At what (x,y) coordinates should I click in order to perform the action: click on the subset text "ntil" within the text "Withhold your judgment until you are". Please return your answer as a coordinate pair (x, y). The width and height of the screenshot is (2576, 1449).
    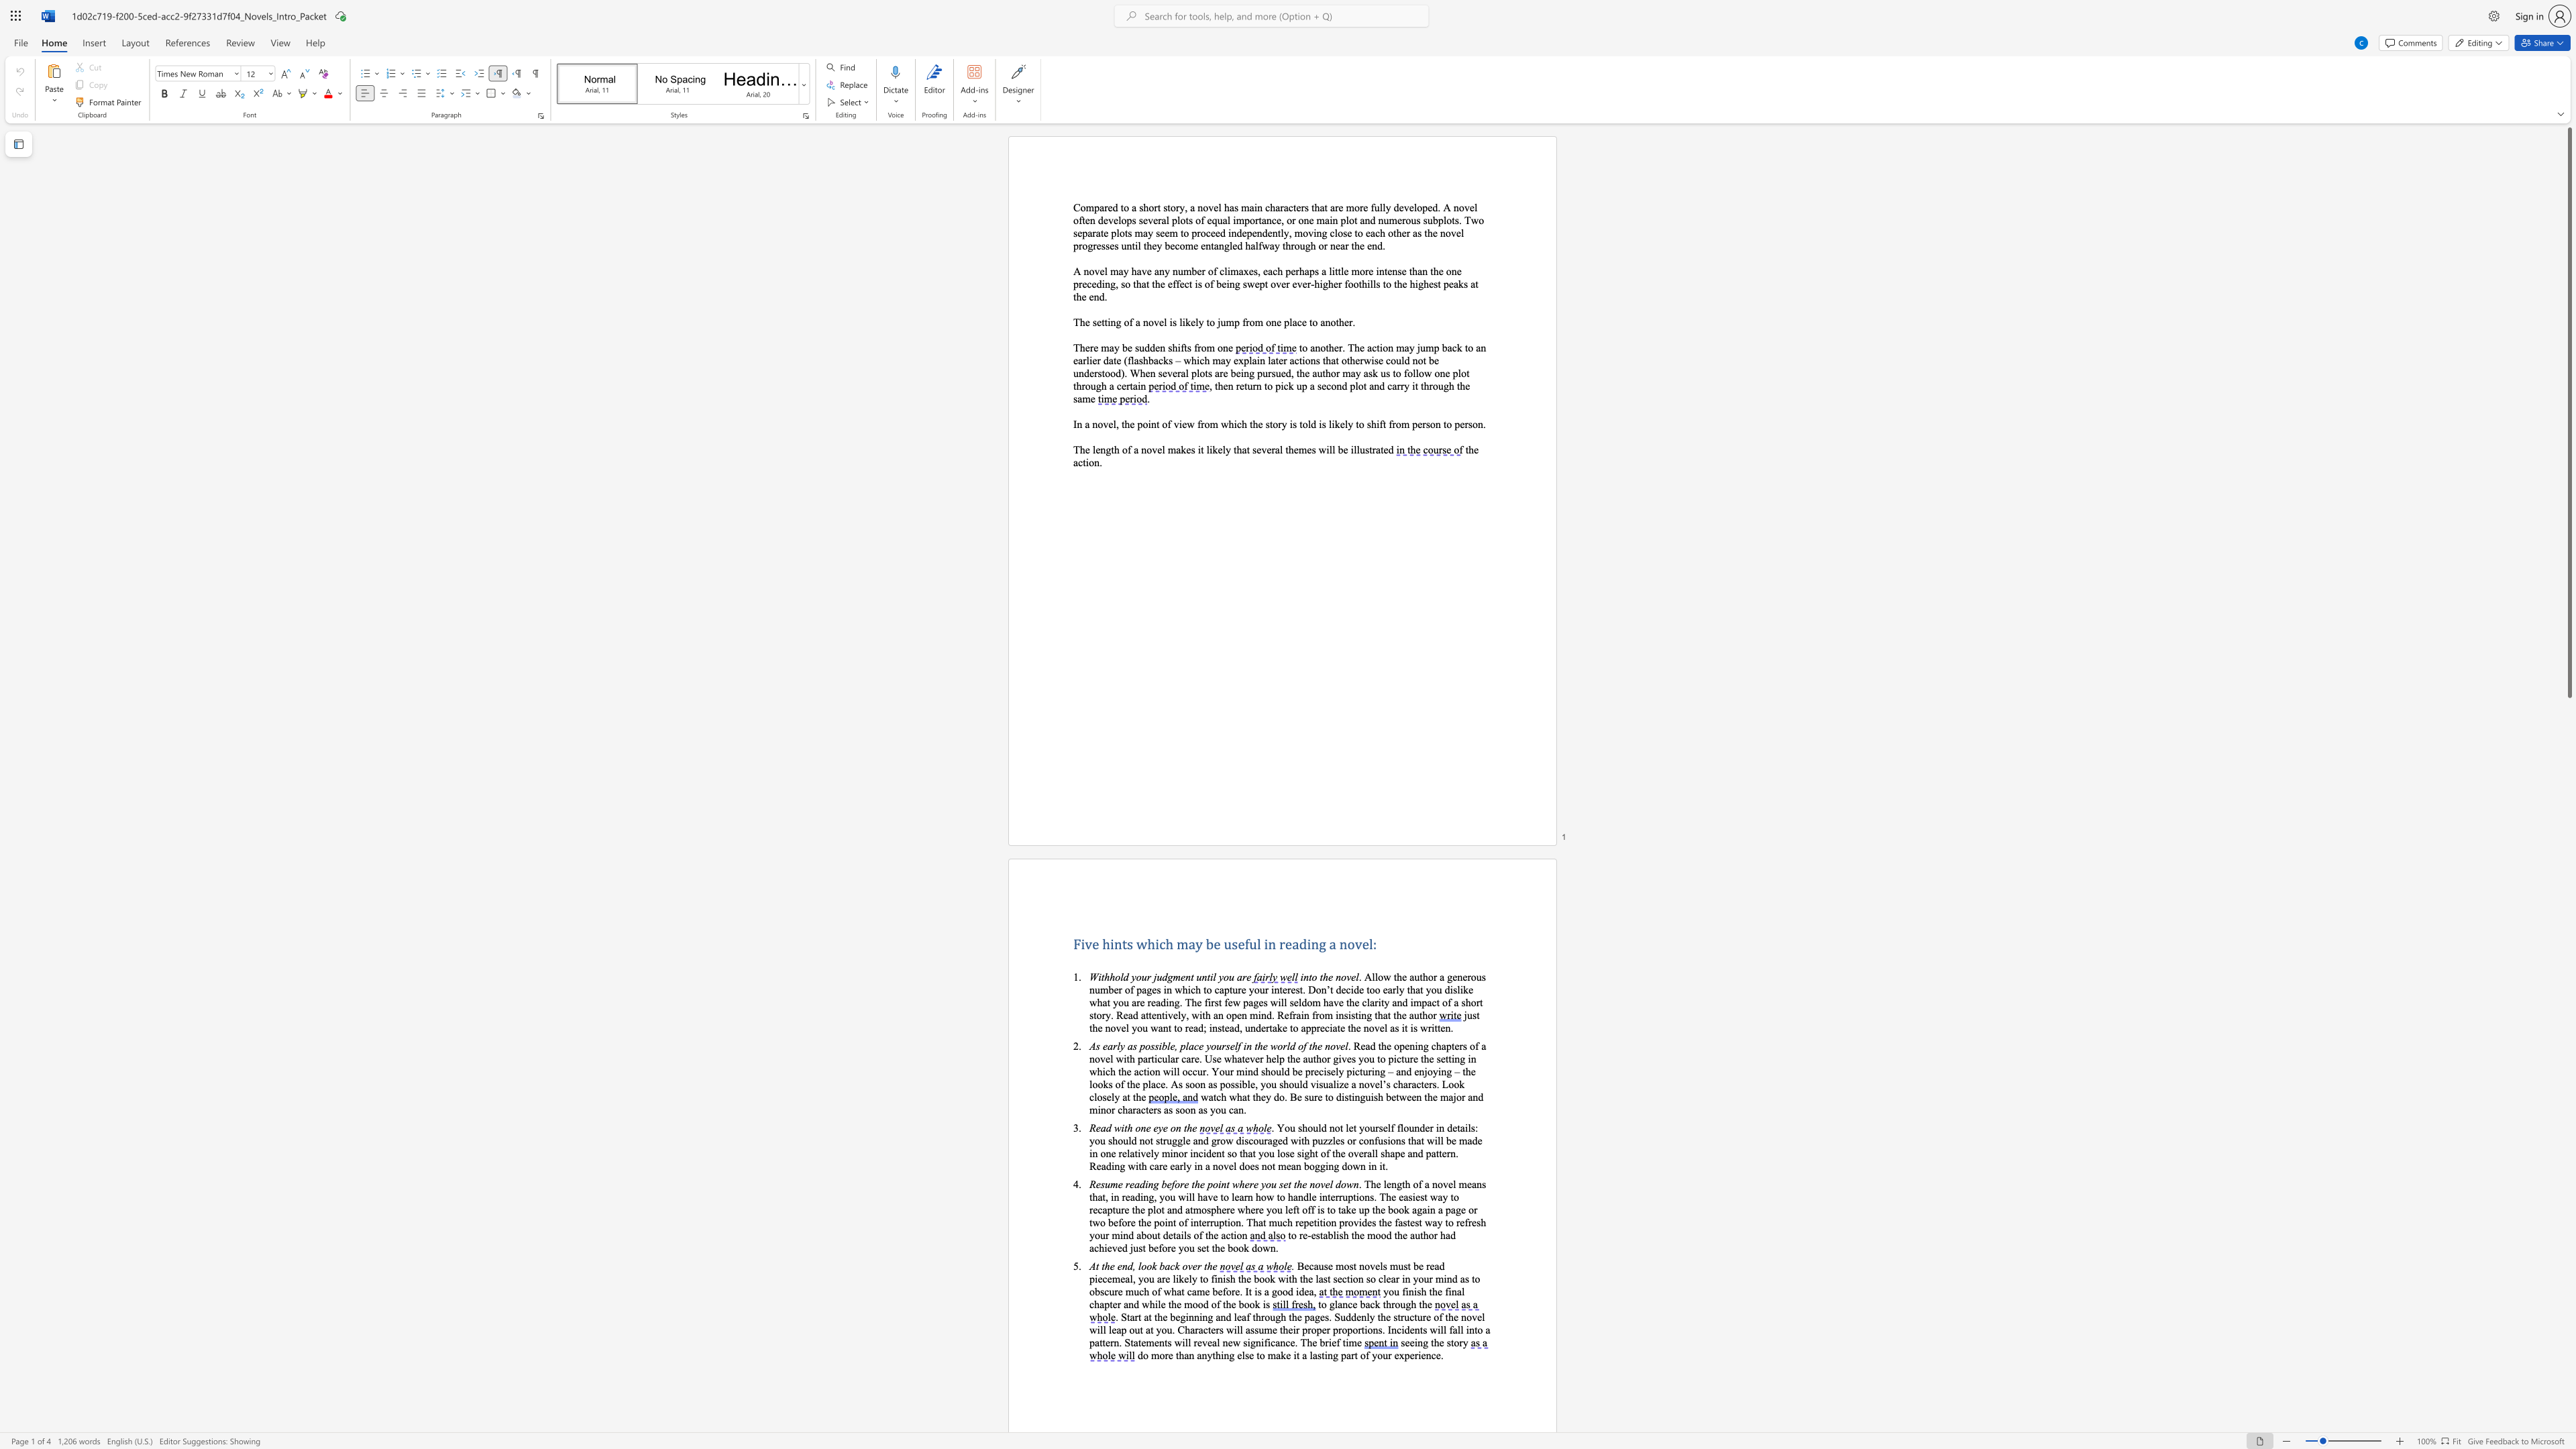
    Looking at the image, I should click on (1201, 977).